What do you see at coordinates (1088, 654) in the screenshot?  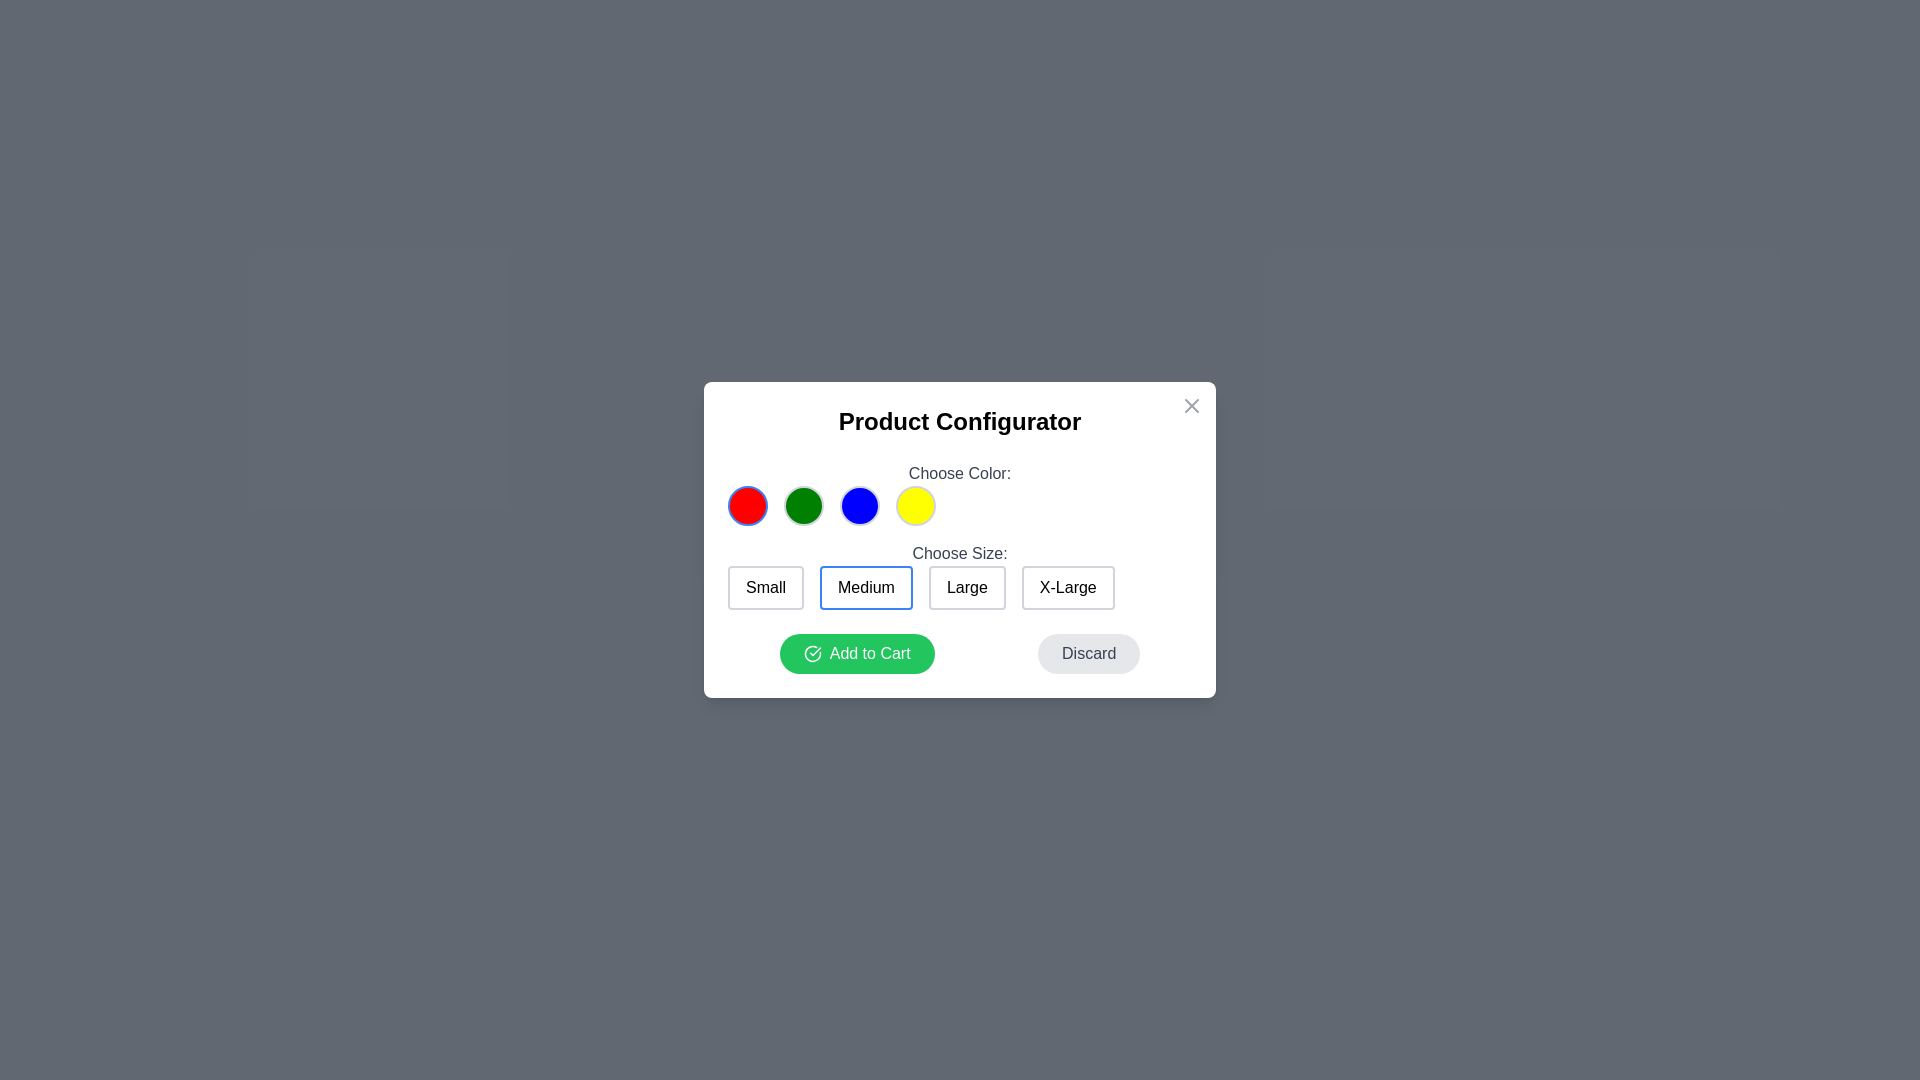 I see `the discard button located on the right side of the 'Product Configurator' modal` at bounding box center [1088, 654].